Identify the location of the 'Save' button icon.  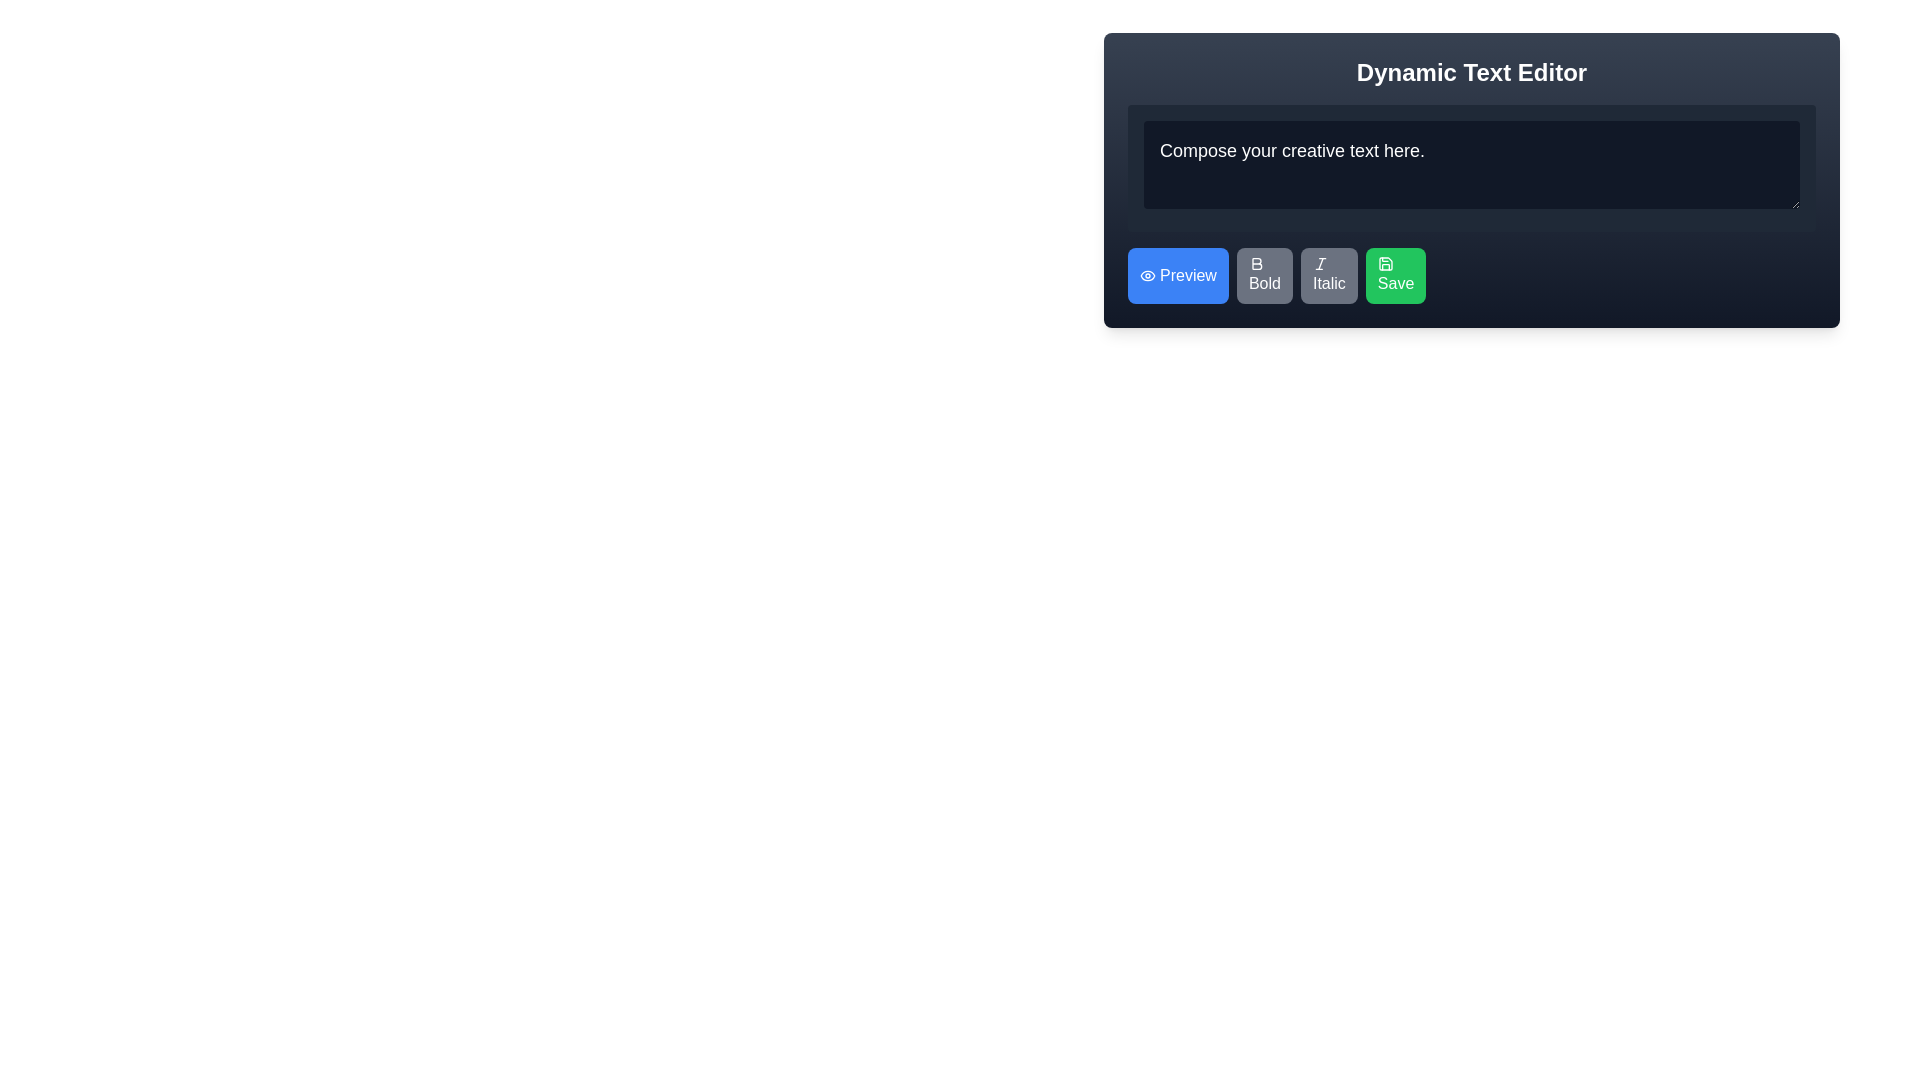
(1384, 262).